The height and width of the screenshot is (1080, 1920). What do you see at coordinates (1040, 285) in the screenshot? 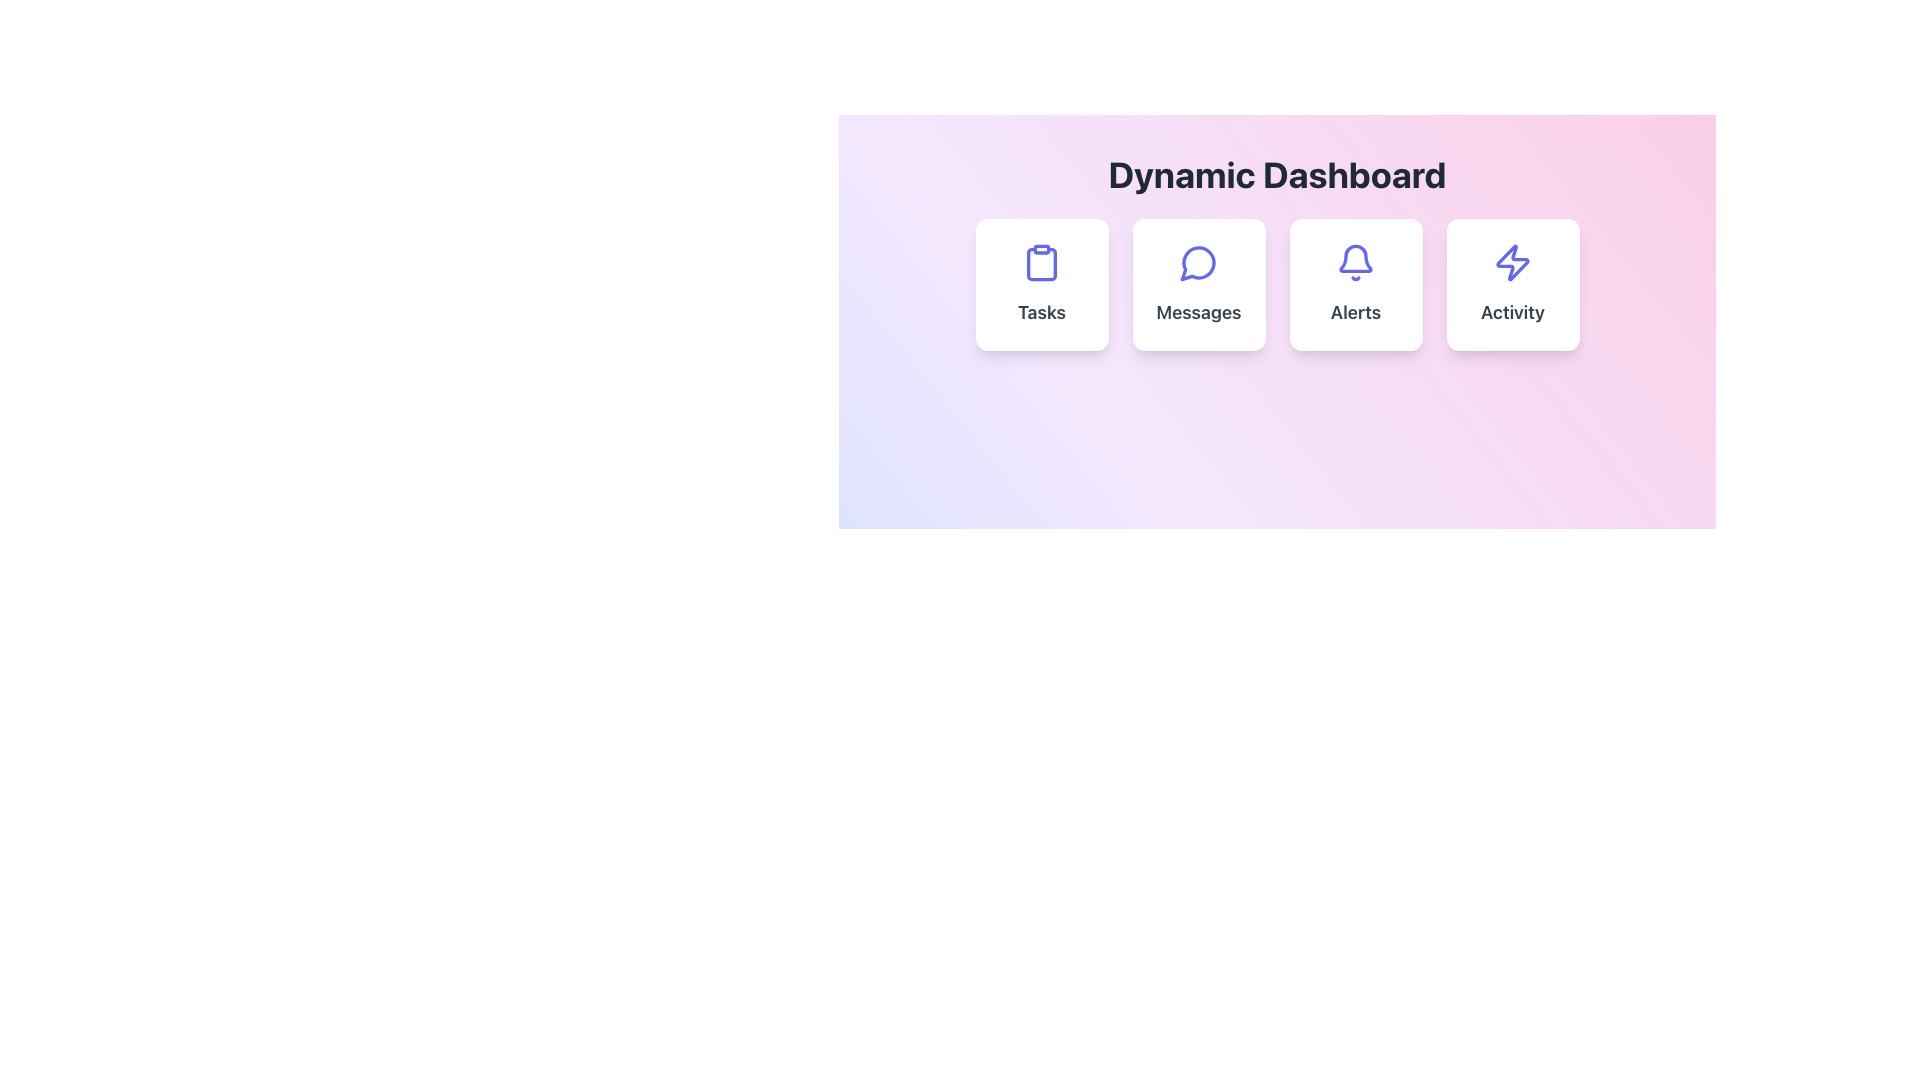
I see `the dashboard card located at the top-left corner of the grid` at bounding box center [1040, 285].